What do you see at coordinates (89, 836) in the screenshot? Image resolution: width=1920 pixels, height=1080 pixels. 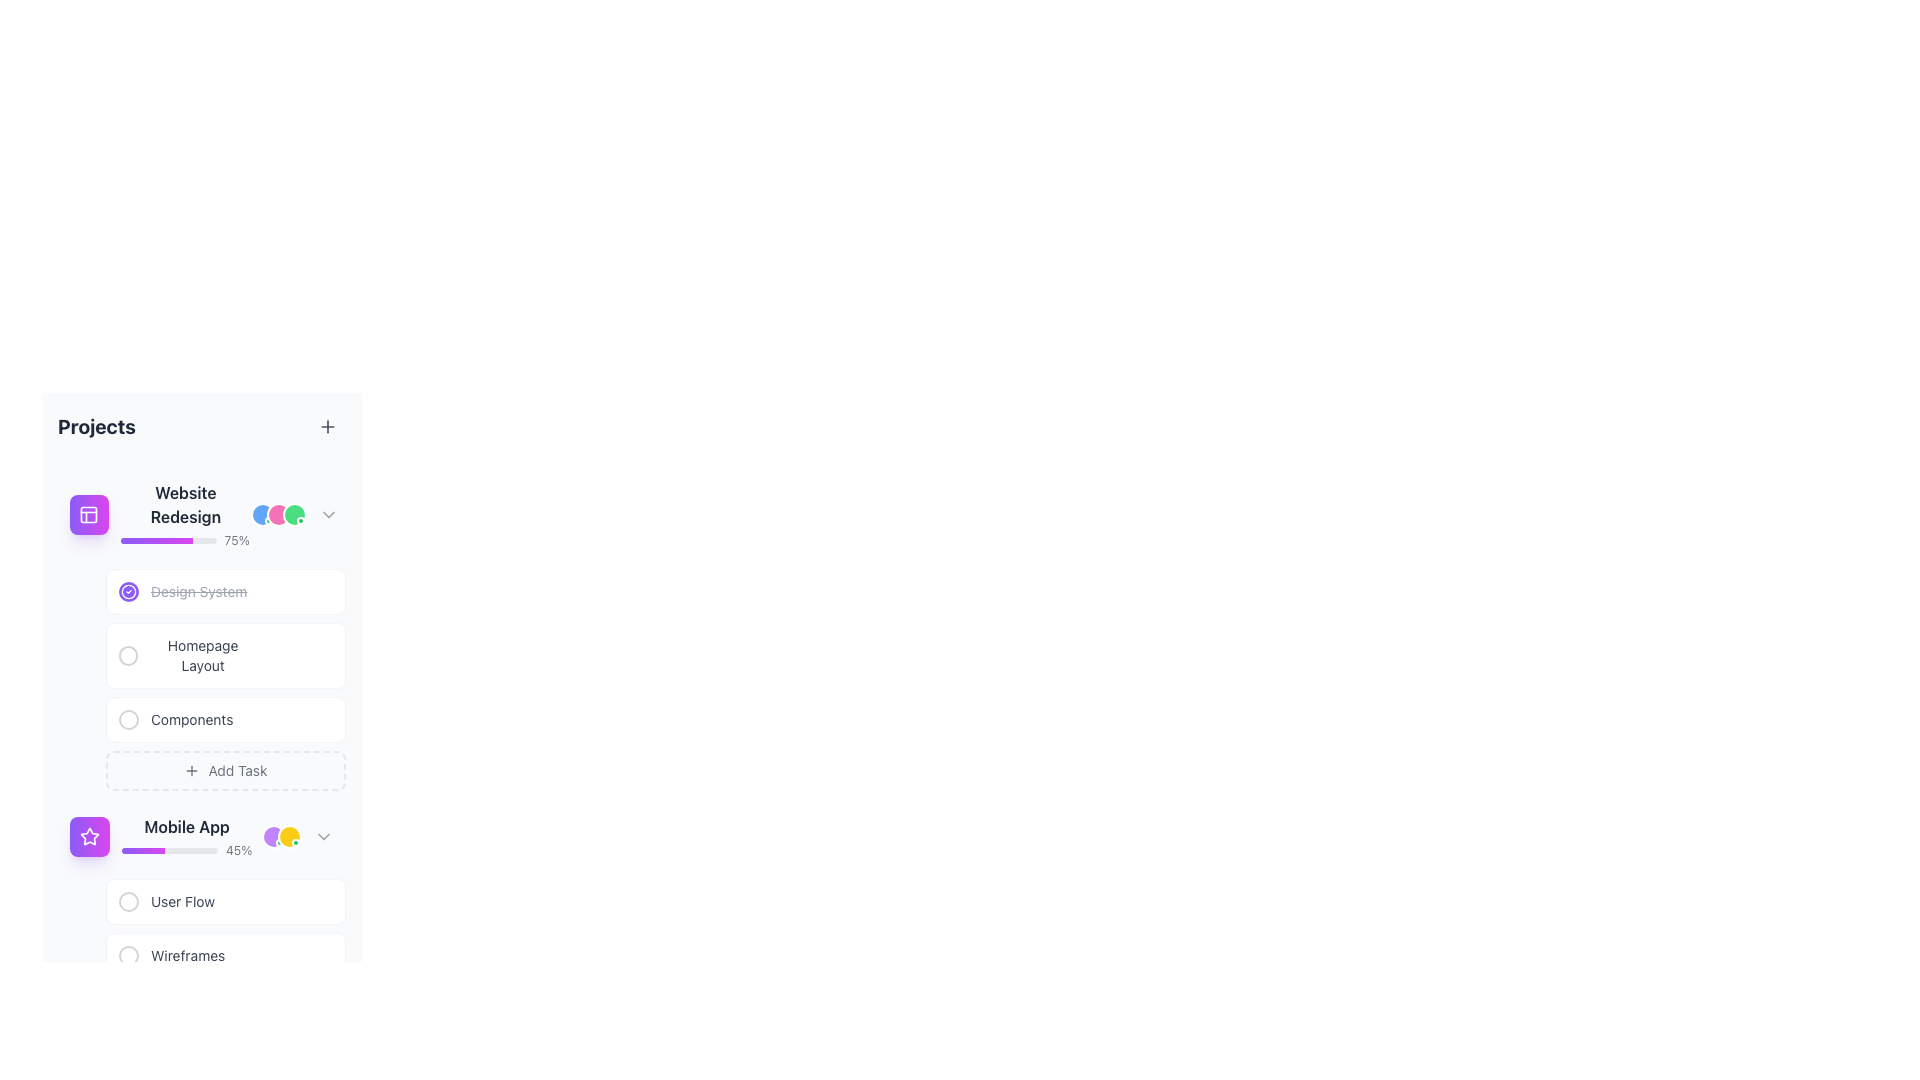 I see `the icon adjacent to the 'Mobile App' project item in the sidebar interface, which is used for marking or highlighting the project` at bounding box center [89, 836].